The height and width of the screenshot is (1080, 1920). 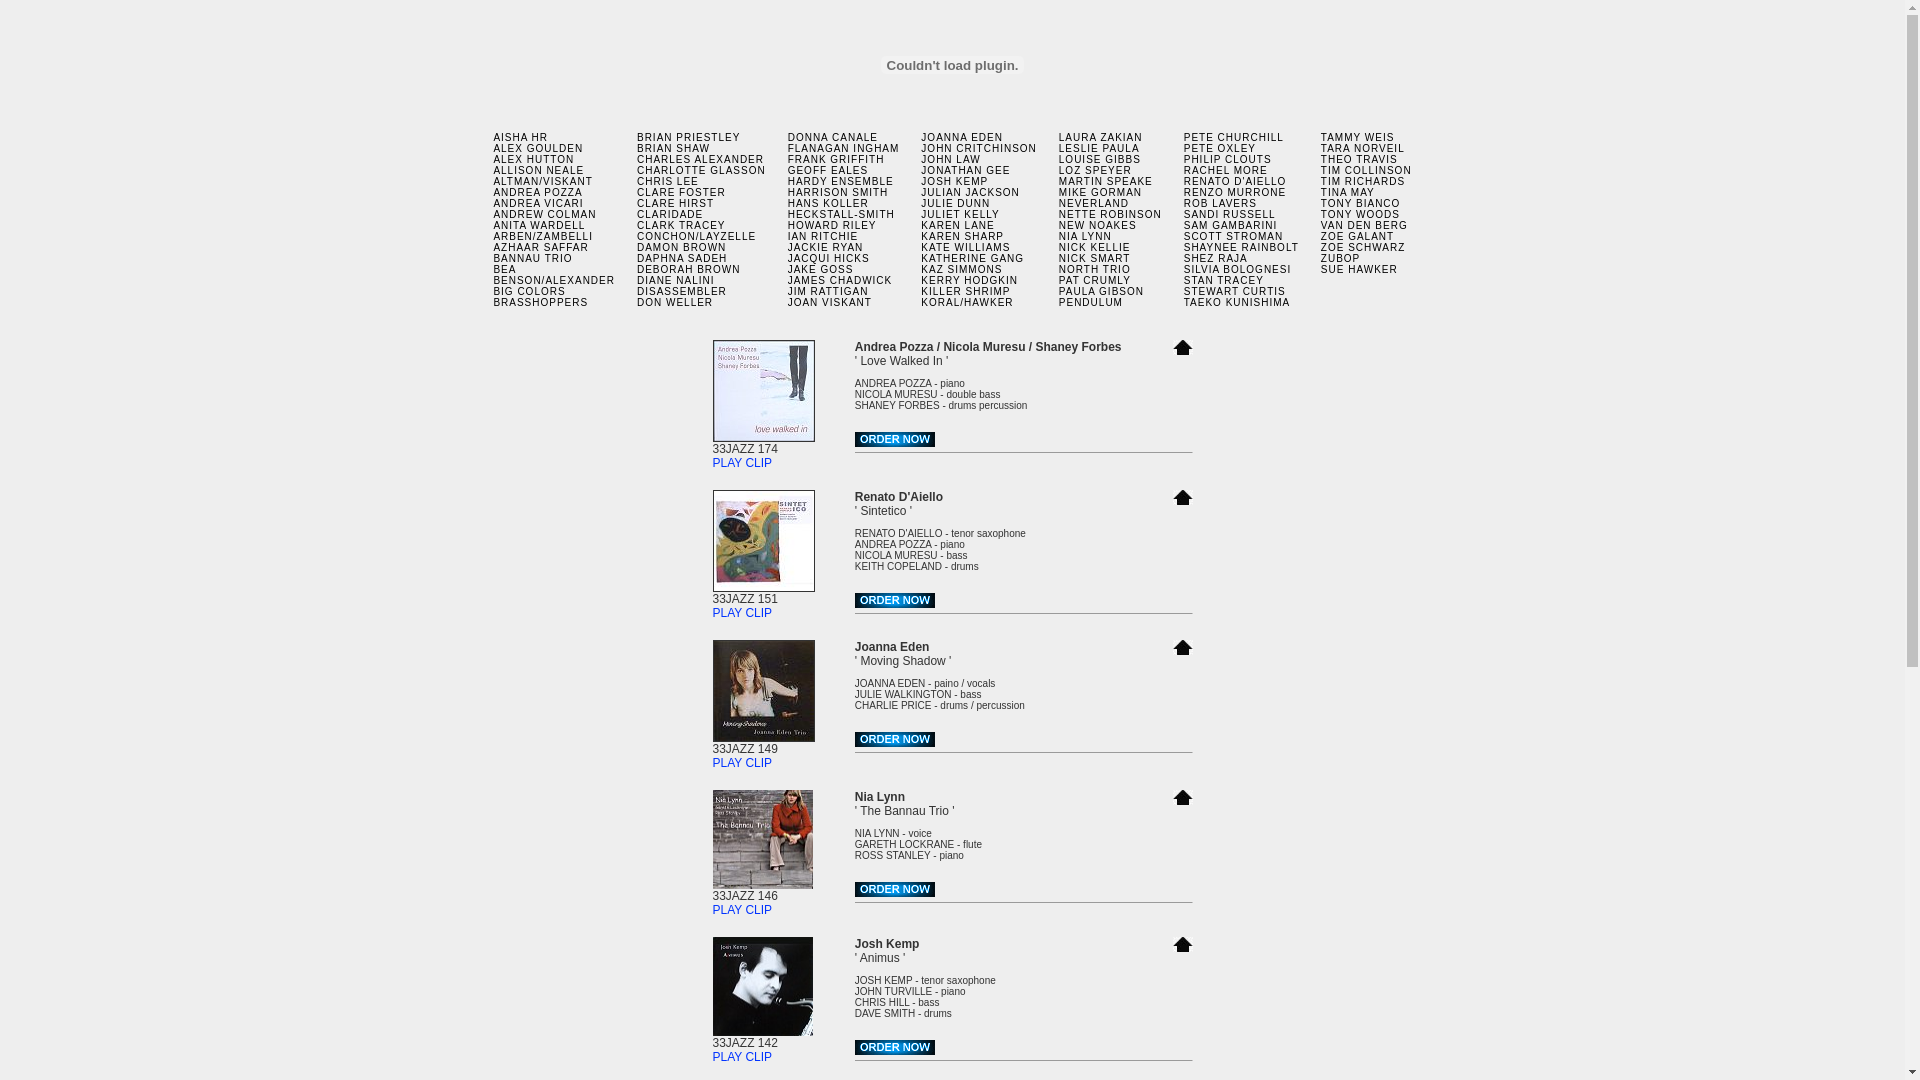 What do you see at coordinates (537, 147) in the screenshot?
I see `'ALEX GOULDEN'` at bounding box center [537, 147].